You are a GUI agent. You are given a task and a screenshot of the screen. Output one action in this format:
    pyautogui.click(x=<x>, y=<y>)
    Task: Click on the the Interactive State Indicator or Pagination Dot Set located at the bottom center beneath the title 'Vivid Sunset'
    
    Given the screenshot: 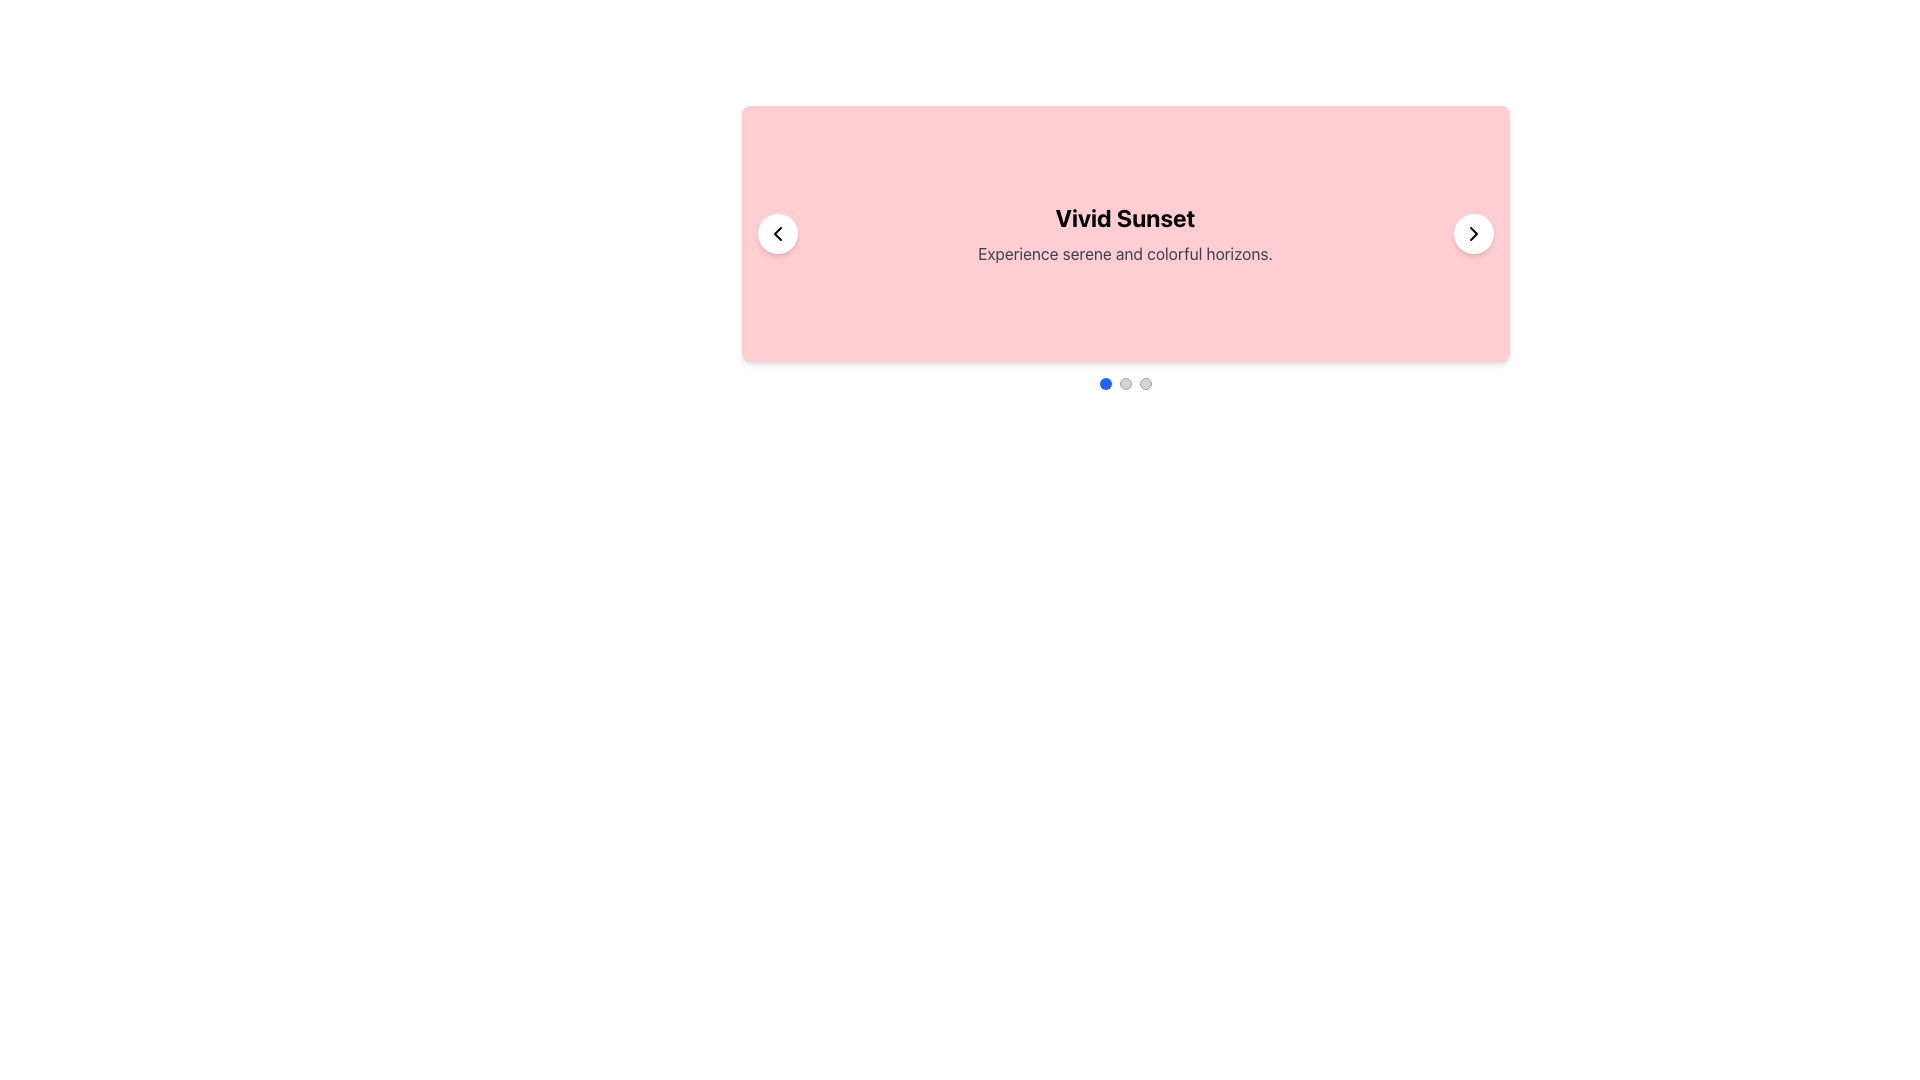 What is the action you would take?
    pyautogui.click(x=1125, y=384)
    